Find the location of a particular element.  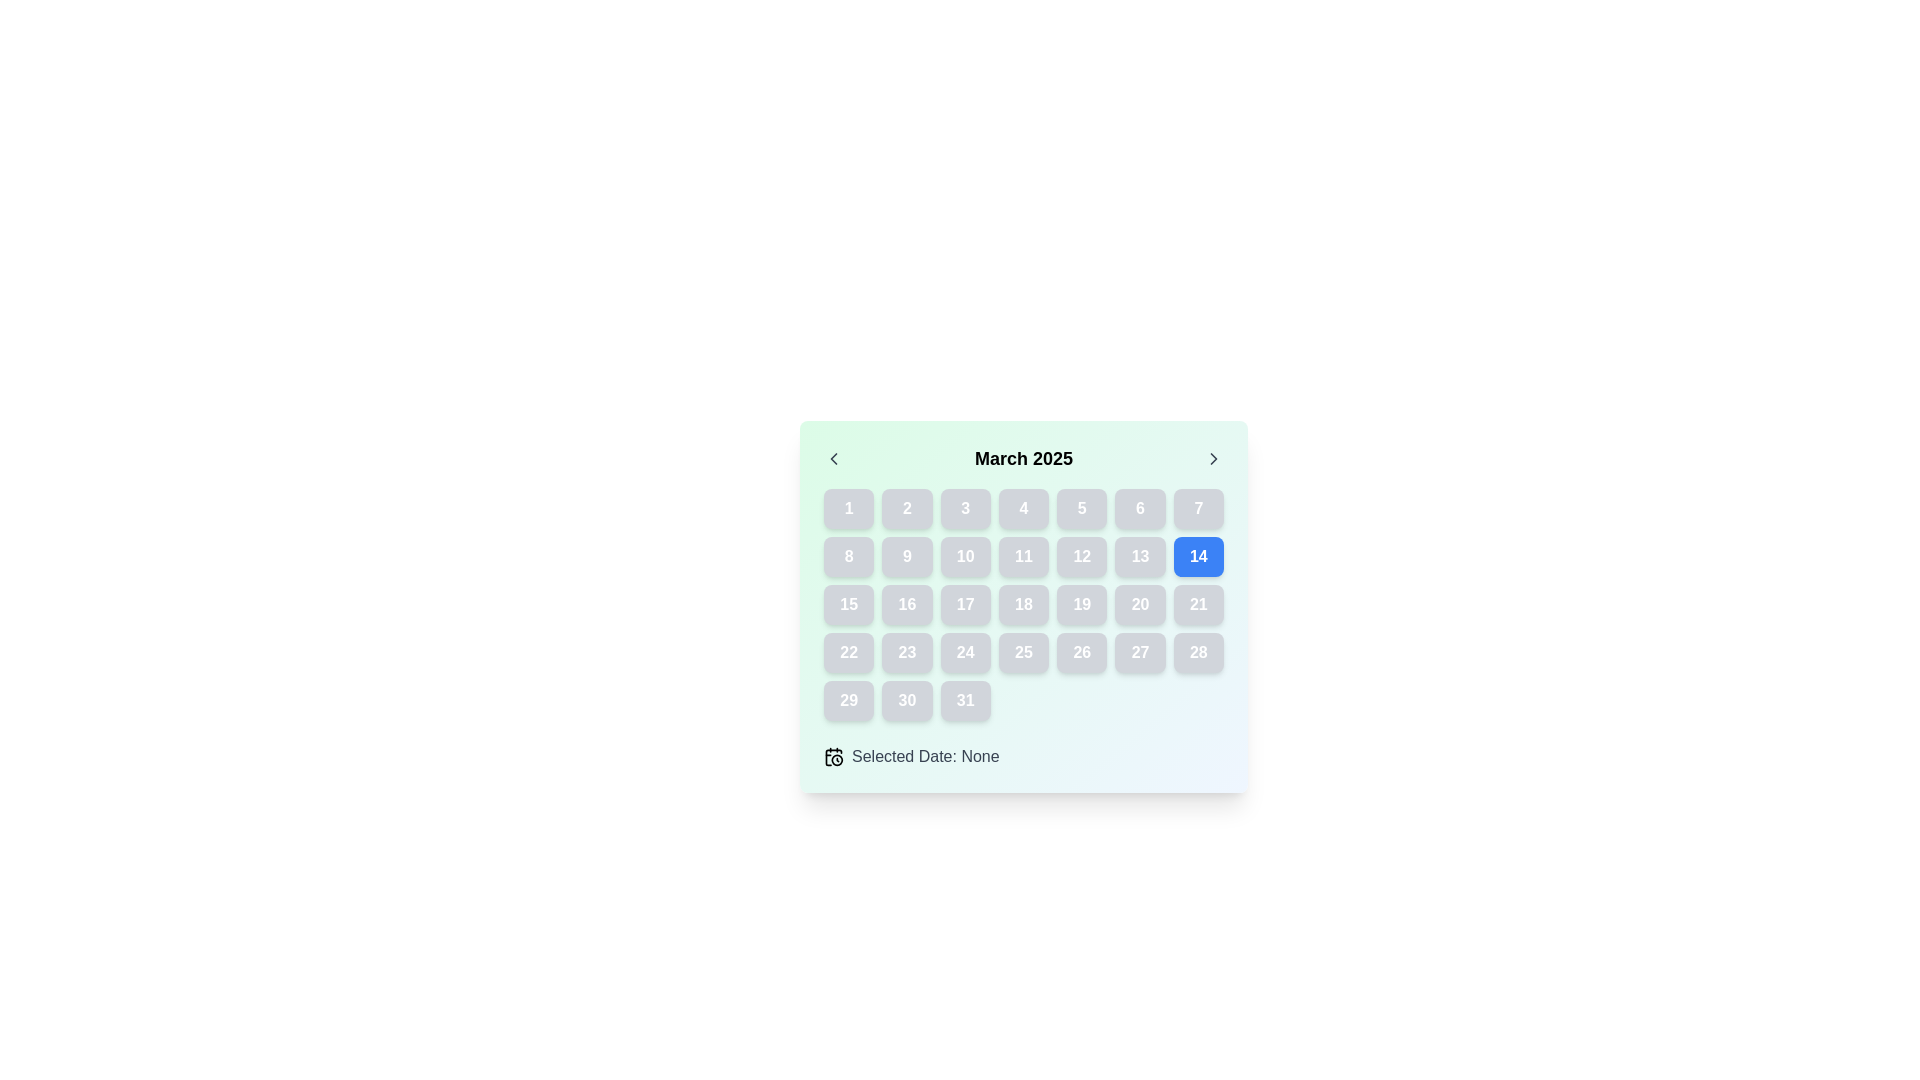

the button representing the date '30' in the digital calendar interface is located at coordinates (906, 700).